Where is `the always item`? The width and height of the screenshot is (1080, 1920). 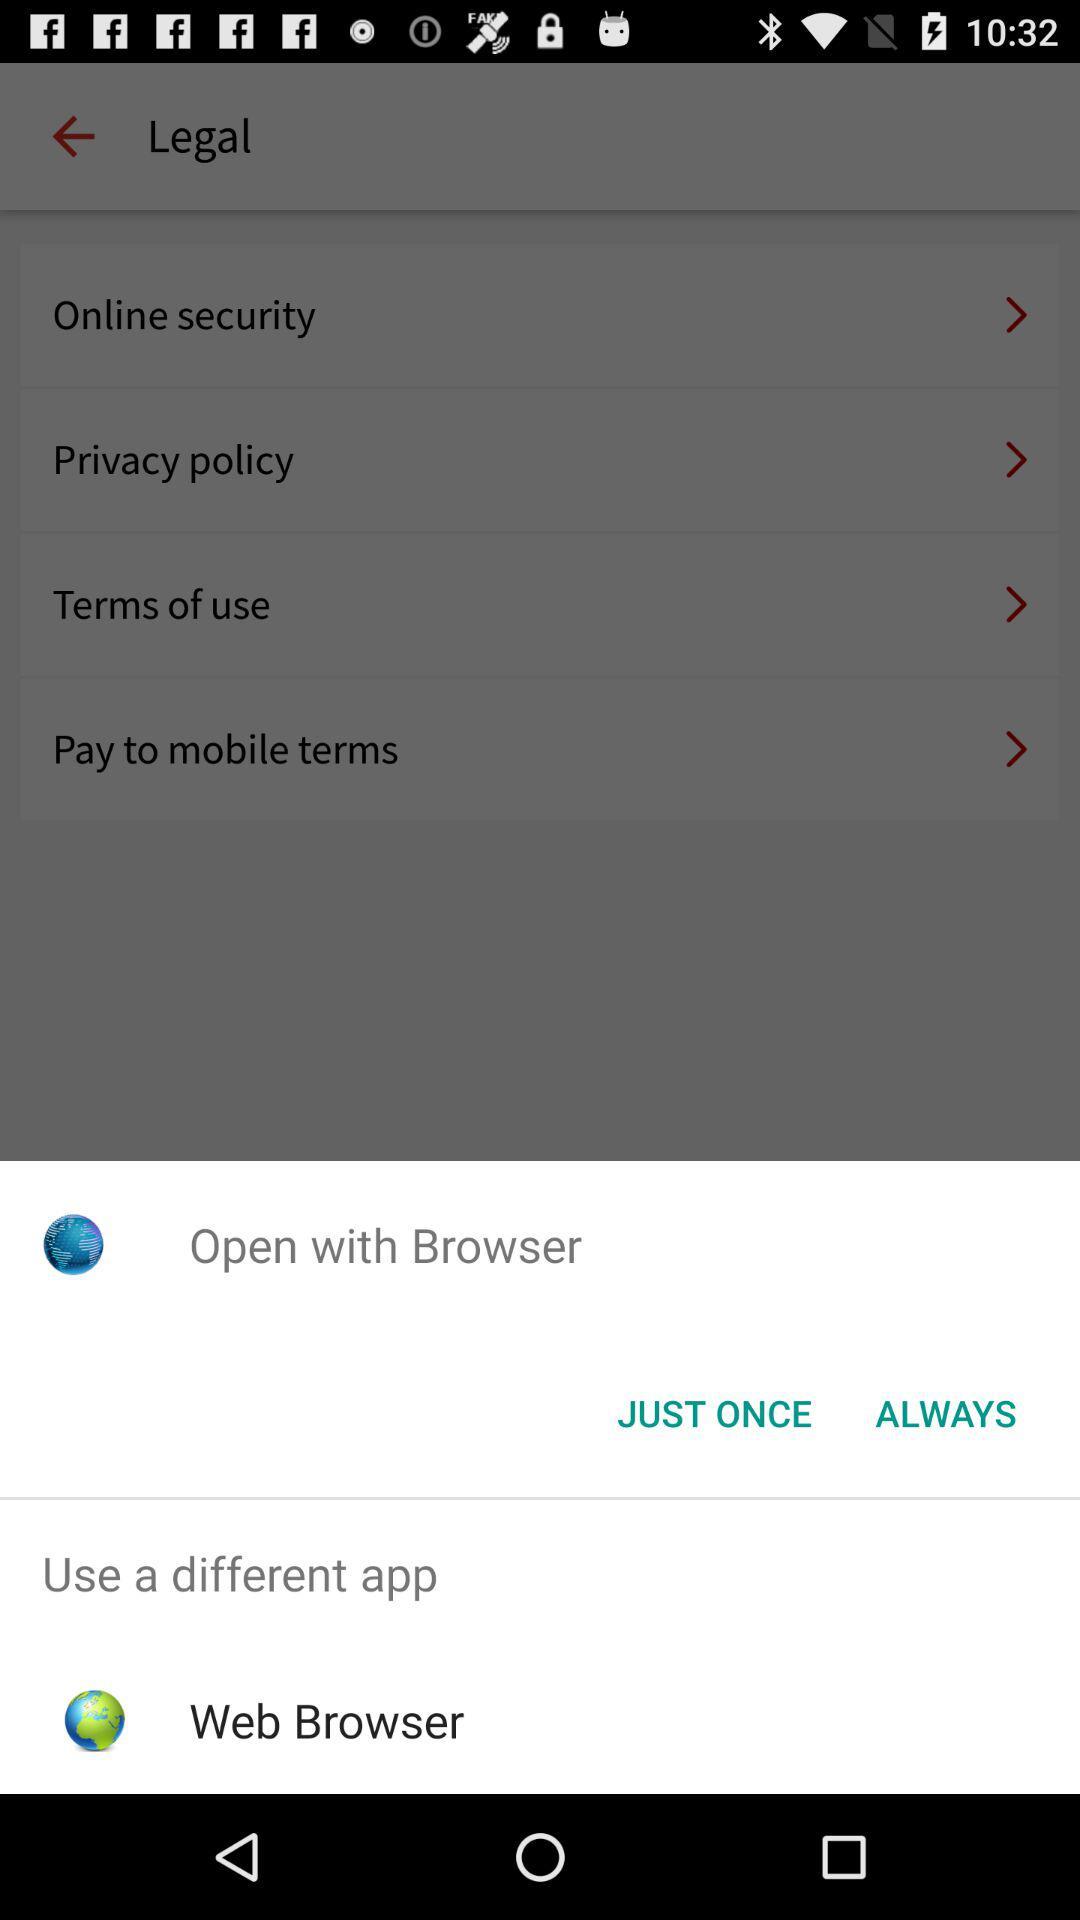 the always item is located at coordinates (945, 1411).